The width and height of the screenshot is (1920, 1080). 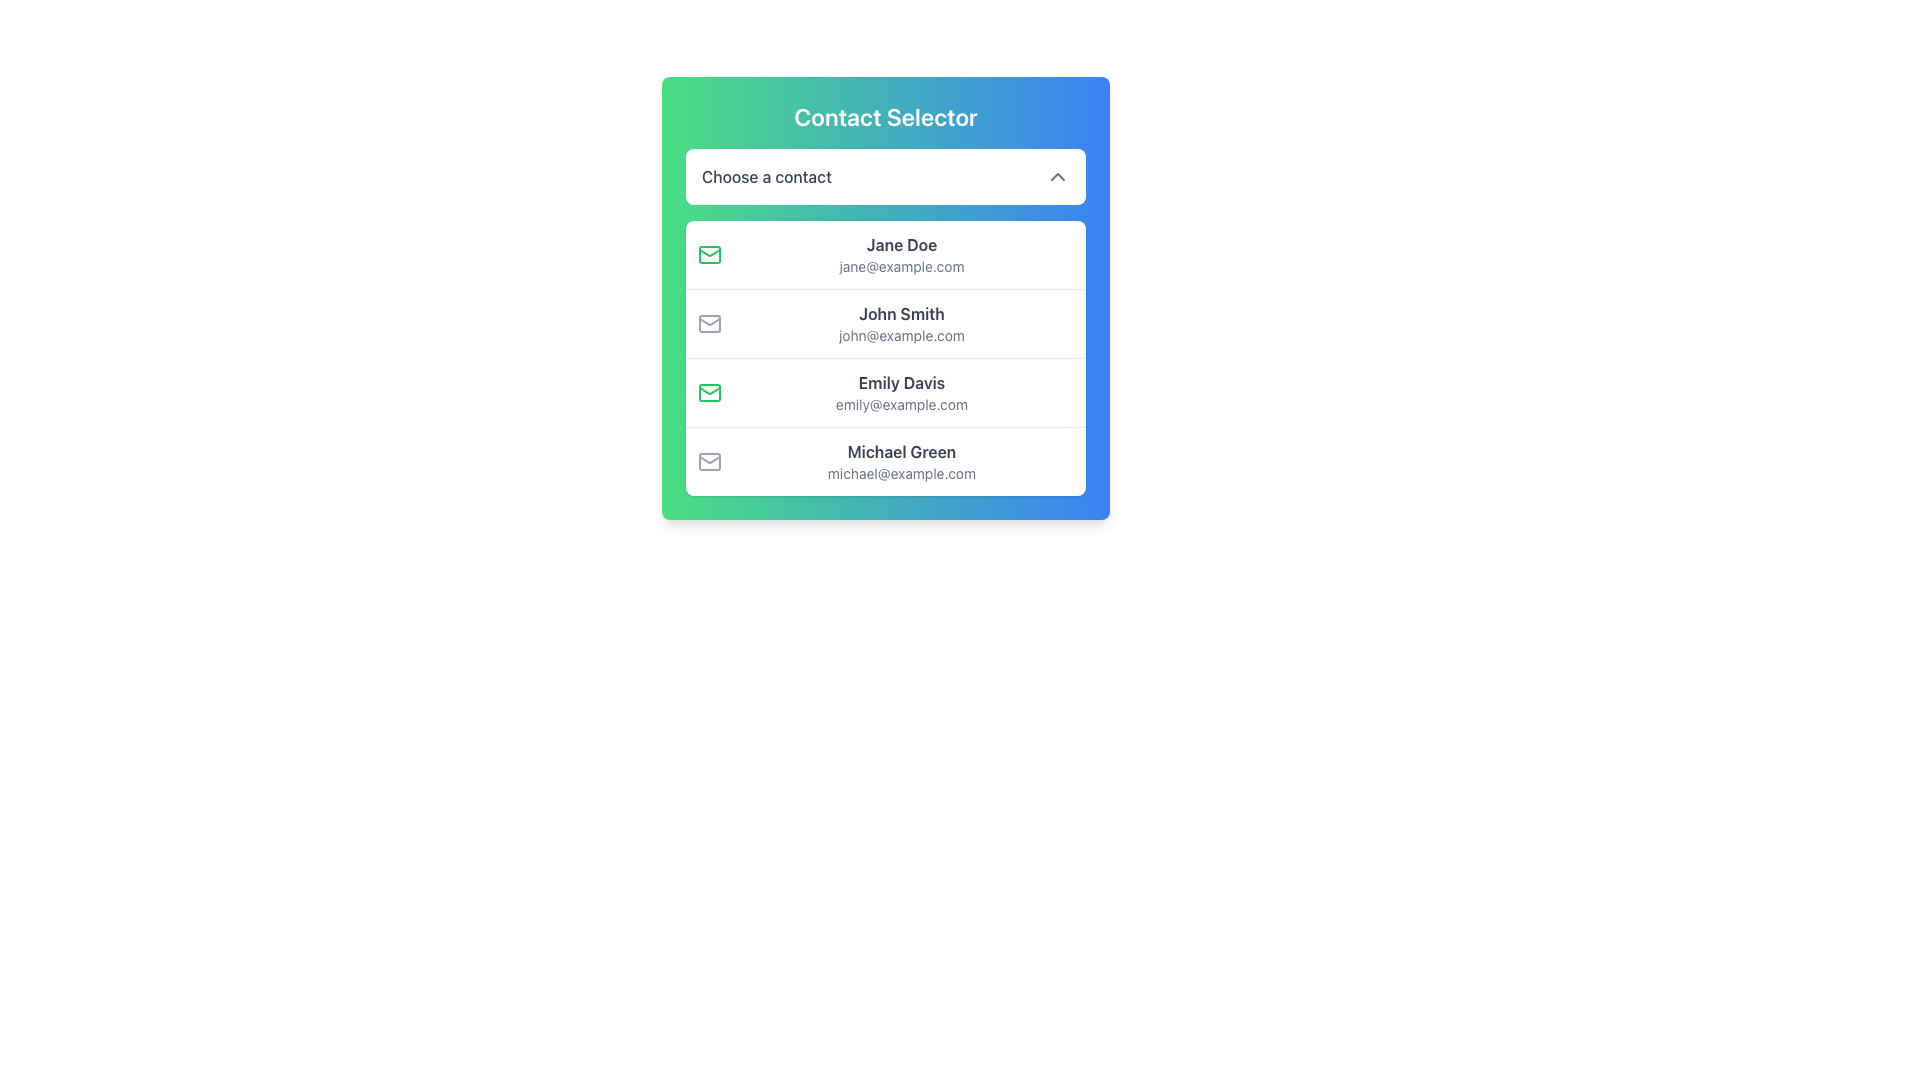 What do you see at coordinates (885, 461) in the screenshot?
I see `the list item displaying 'Michael Green' with the email 'michael@example.com'` at bounding box center [885, 461].